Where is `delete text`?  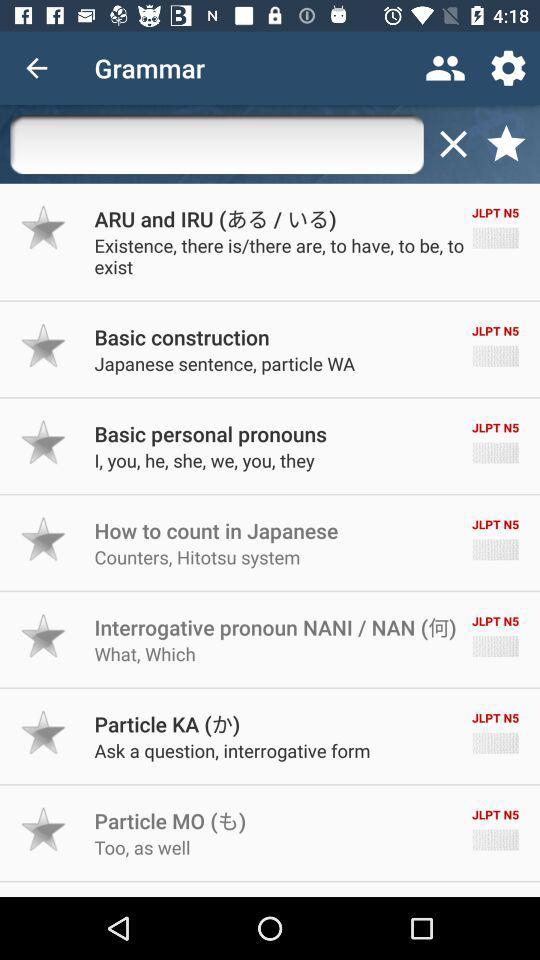 delete text is located at coordinates (453, 143).